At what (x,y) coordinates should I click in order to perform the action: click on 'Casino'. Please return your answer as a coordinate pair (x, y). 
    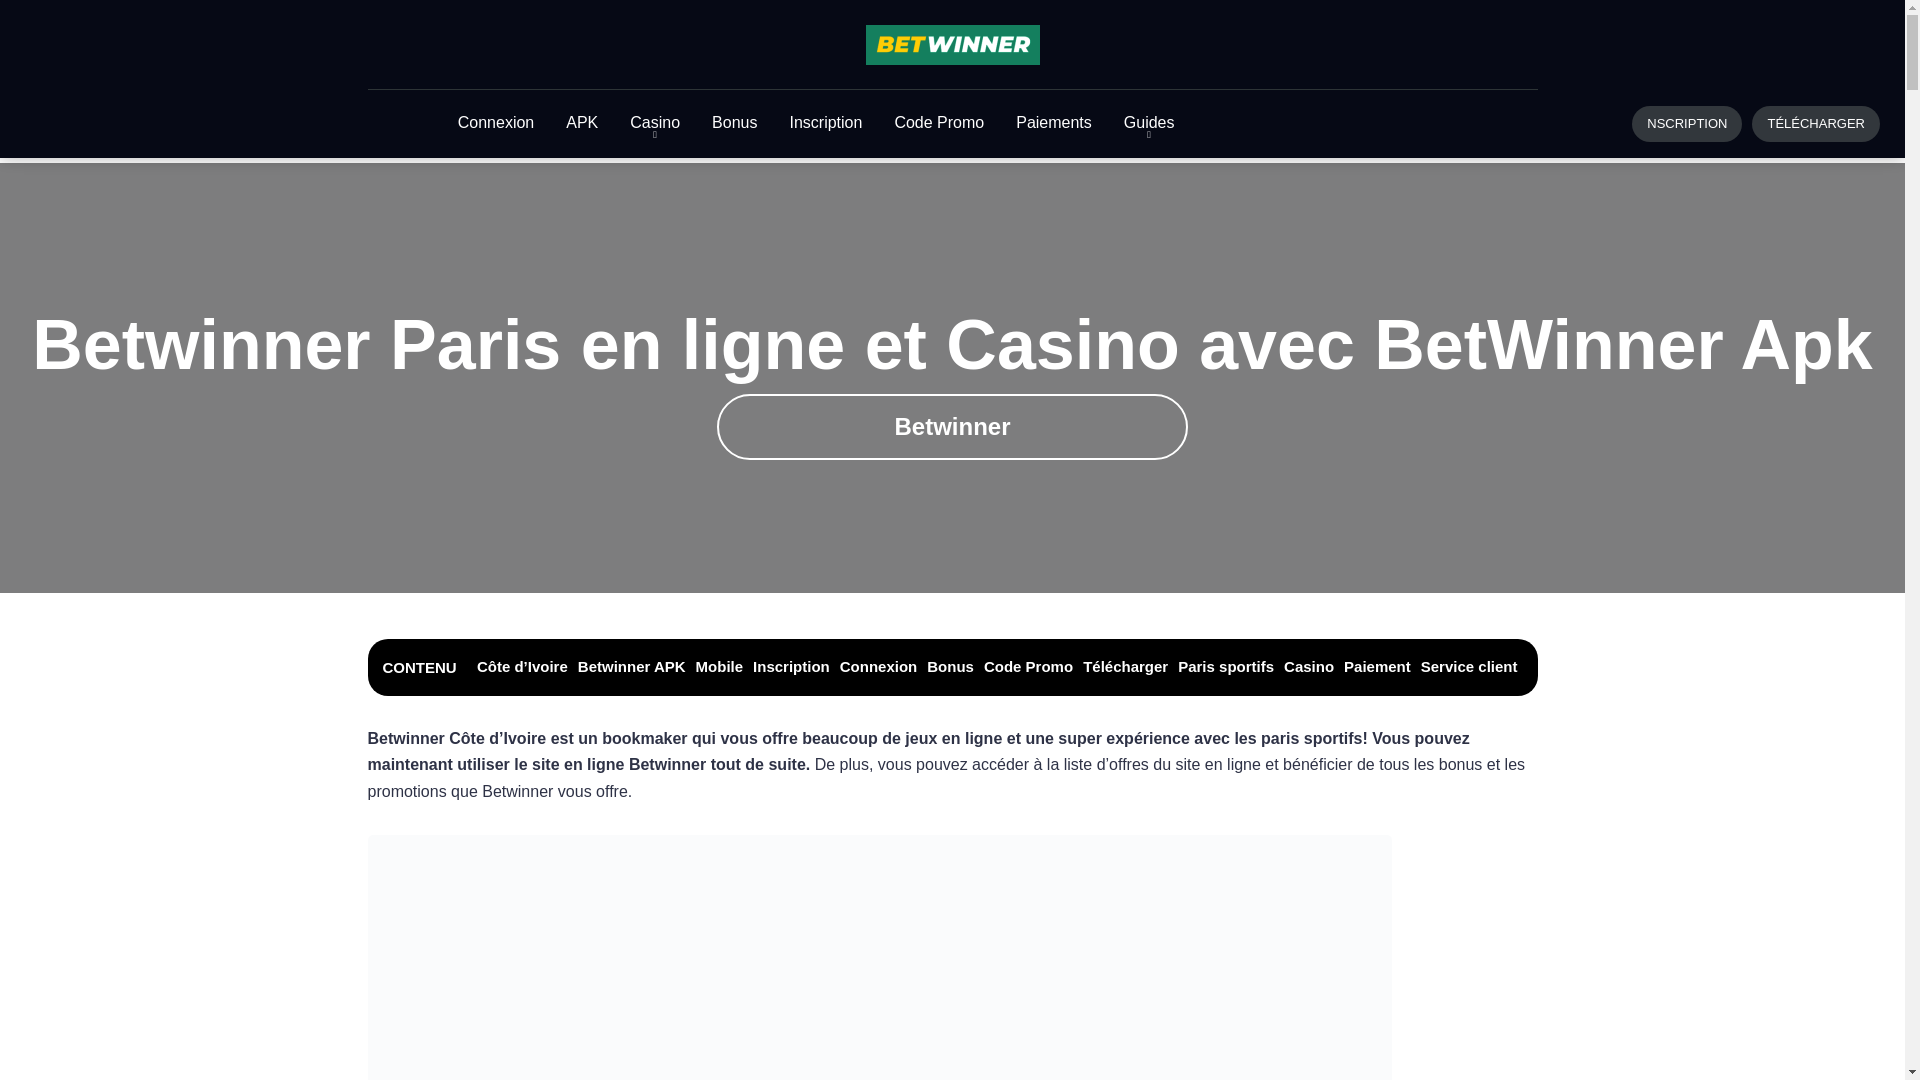
    Looking at the image, I should click on (1309, 666).